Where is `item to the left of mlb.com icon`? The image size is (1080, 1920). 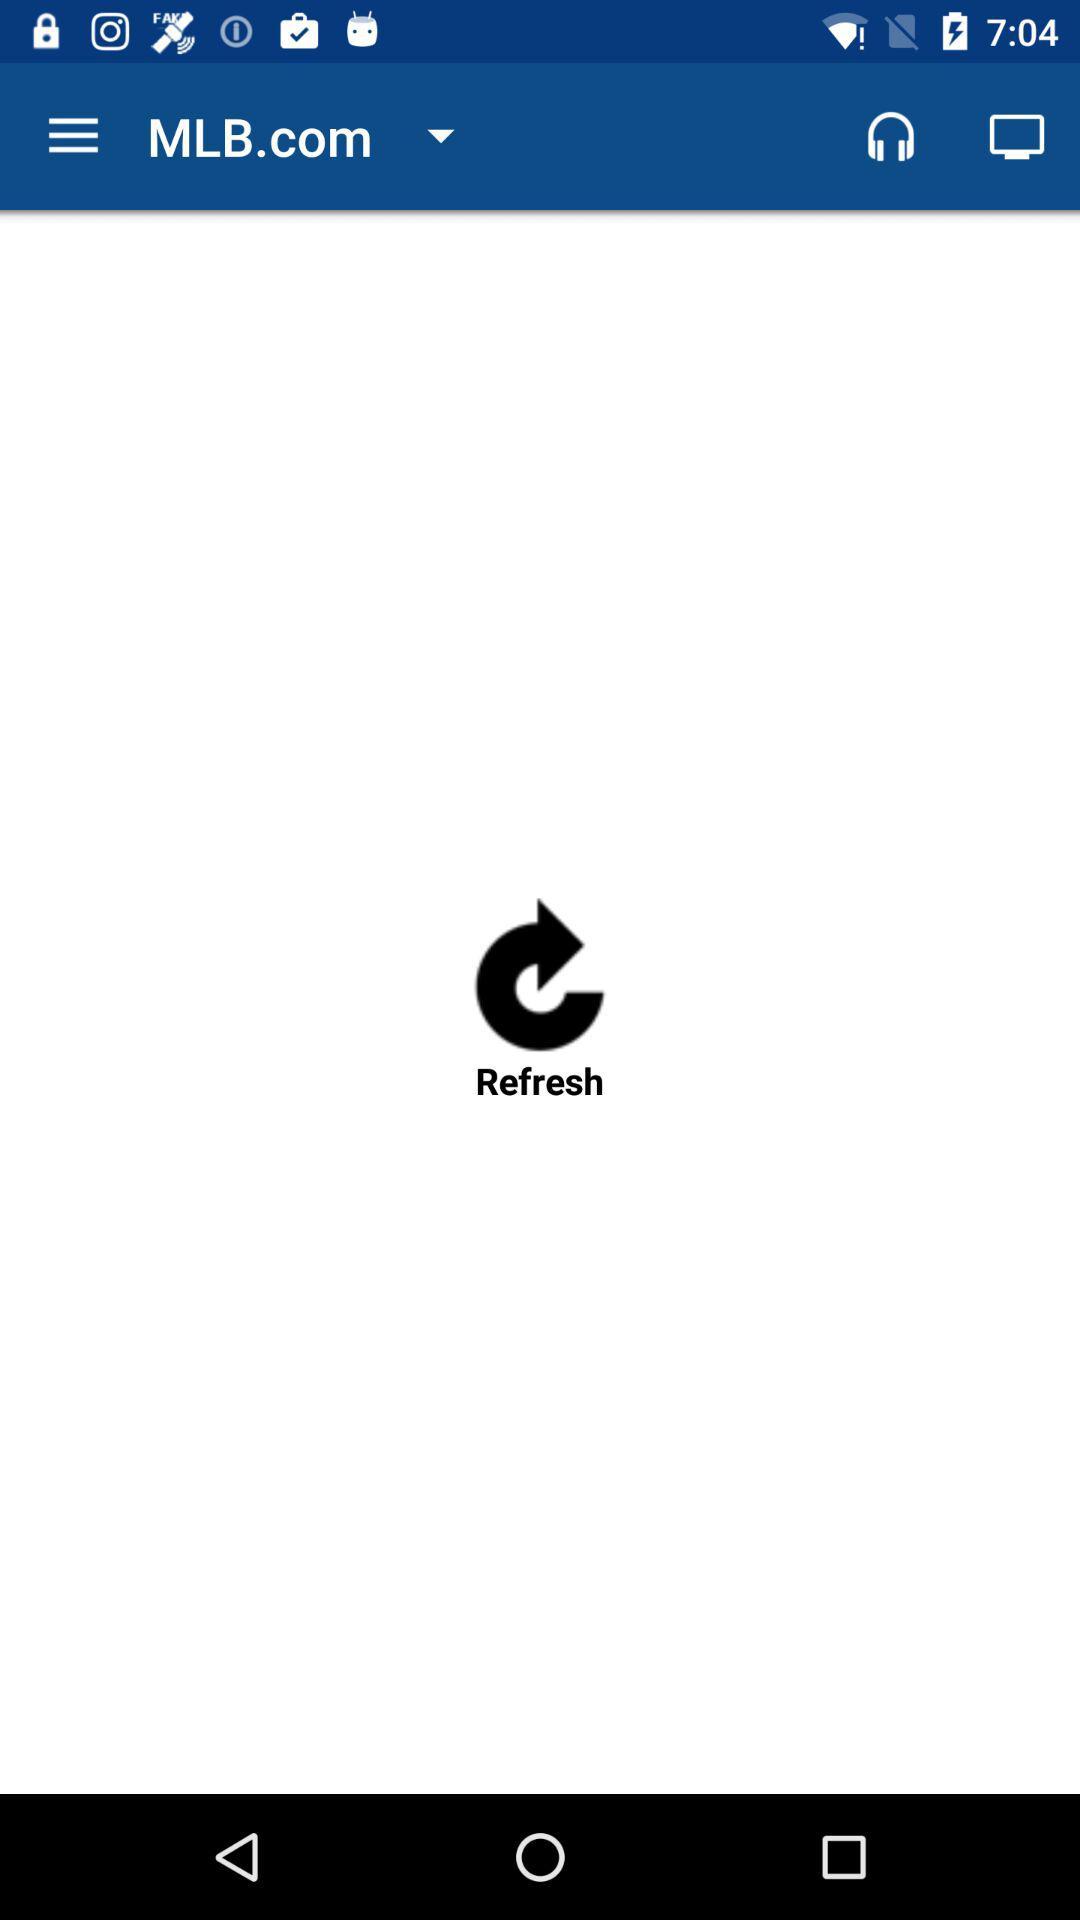 item to the left of mlb.com icon is located at coordinates (72, 135).